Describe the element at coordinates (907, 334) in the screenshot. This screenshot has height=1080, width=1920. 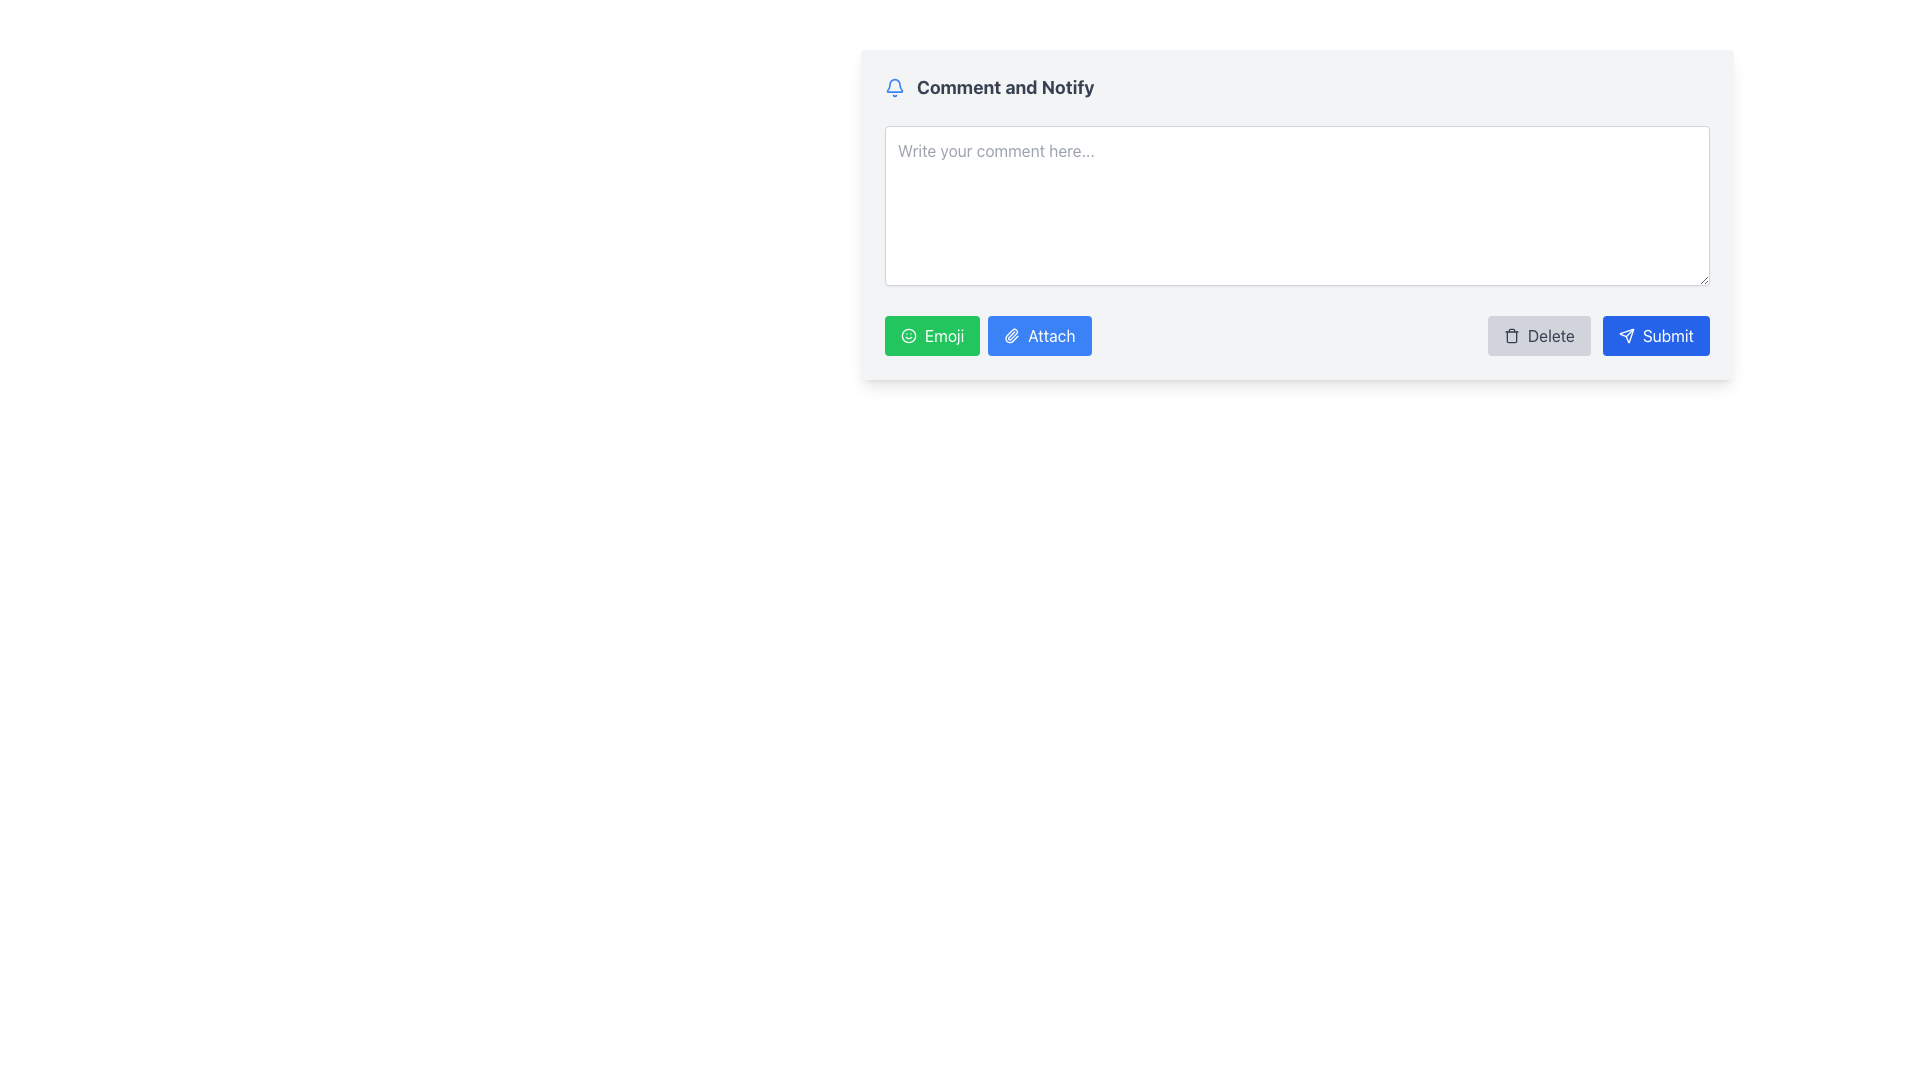
I see `the circular outline icon that is part of a smiley face SVG graphic, located on the left side of the toolbar below the 'Comment and Notify' text input area` at that location.